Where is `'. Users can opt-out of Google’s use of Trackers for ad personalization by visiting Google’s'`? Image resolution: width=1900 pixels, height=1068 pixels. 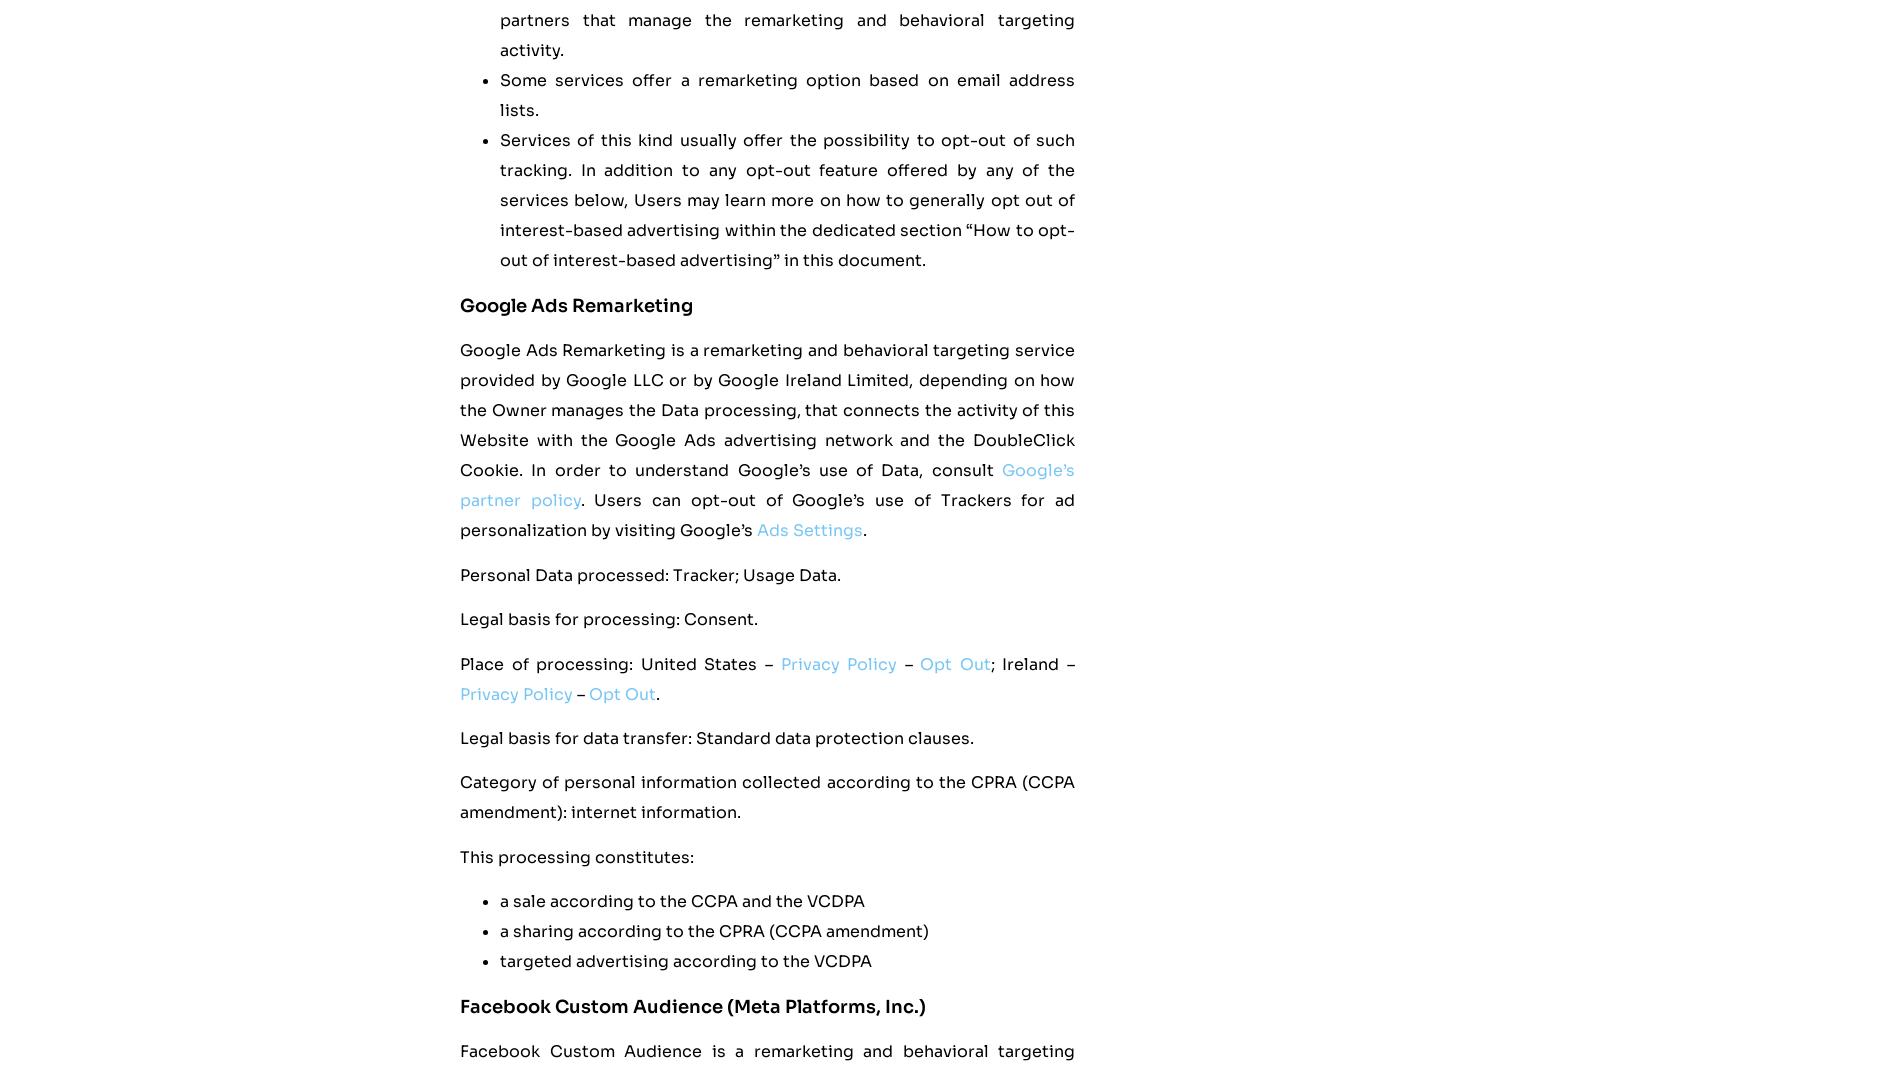 '. Users can opt-out of Google’s use of Trackers for ad personalization by visiting Google’s' is located at coordinates (766, 515).